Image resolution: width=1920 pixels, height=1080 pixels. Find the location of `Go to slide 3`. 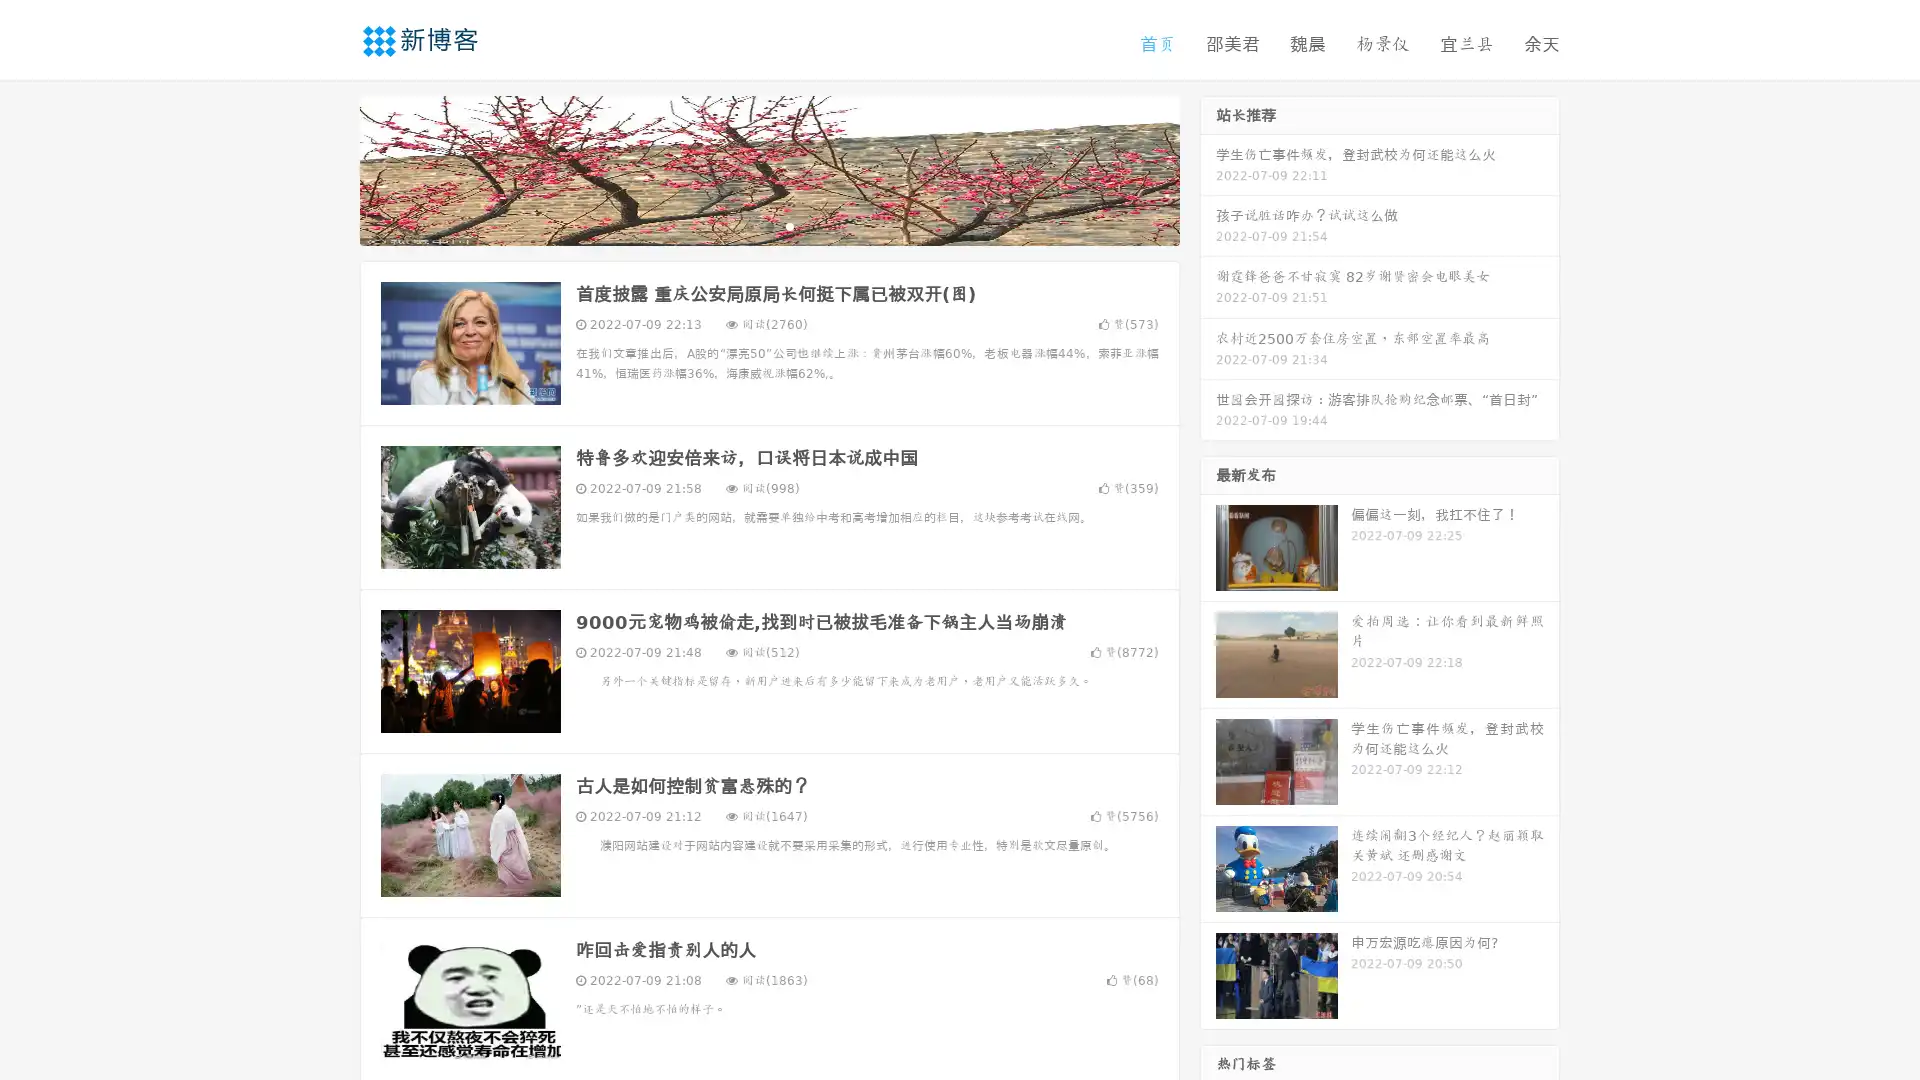

Go to slide 3 is located at coordinates (789, 225).